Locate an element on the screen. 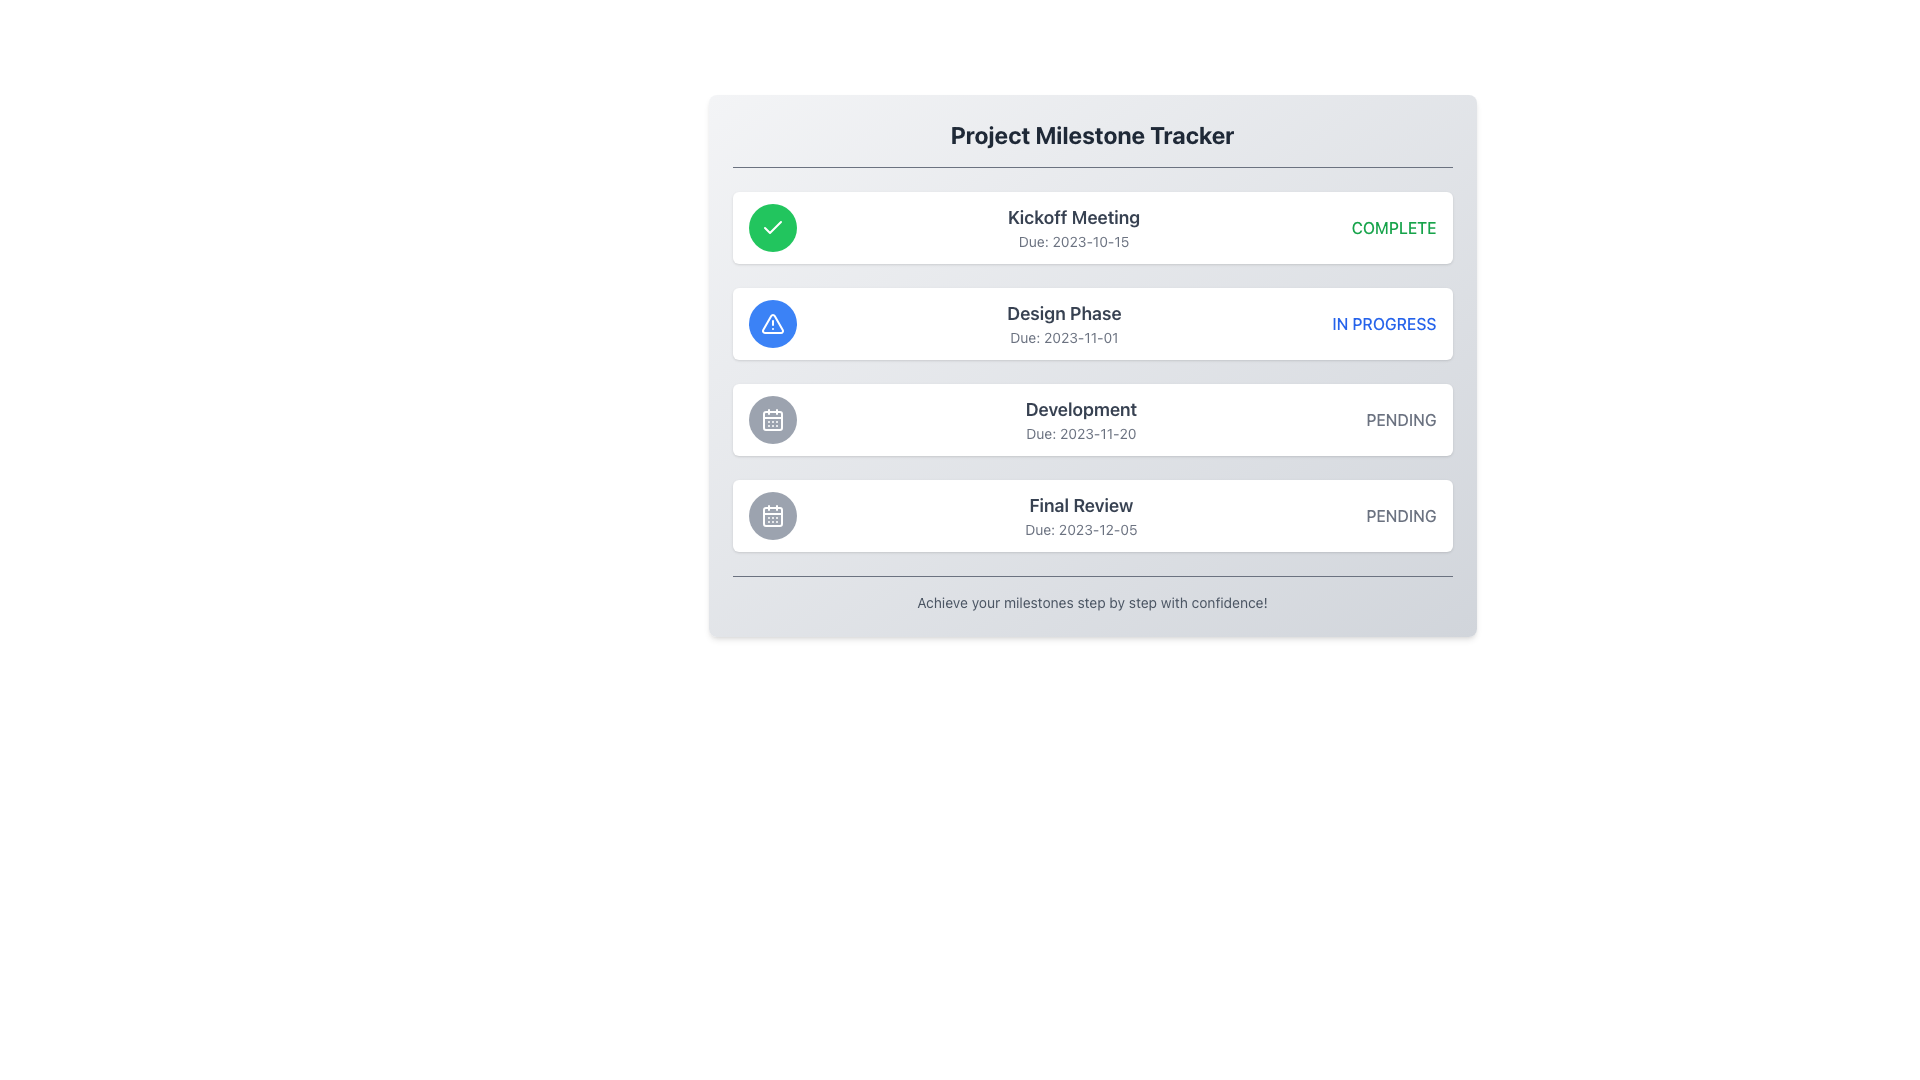 The height and width of the screenshot is (1080, 1920). the calendar icon representing the 'Development' task in the third row of the vertical list is located at coordinates (771, 515).